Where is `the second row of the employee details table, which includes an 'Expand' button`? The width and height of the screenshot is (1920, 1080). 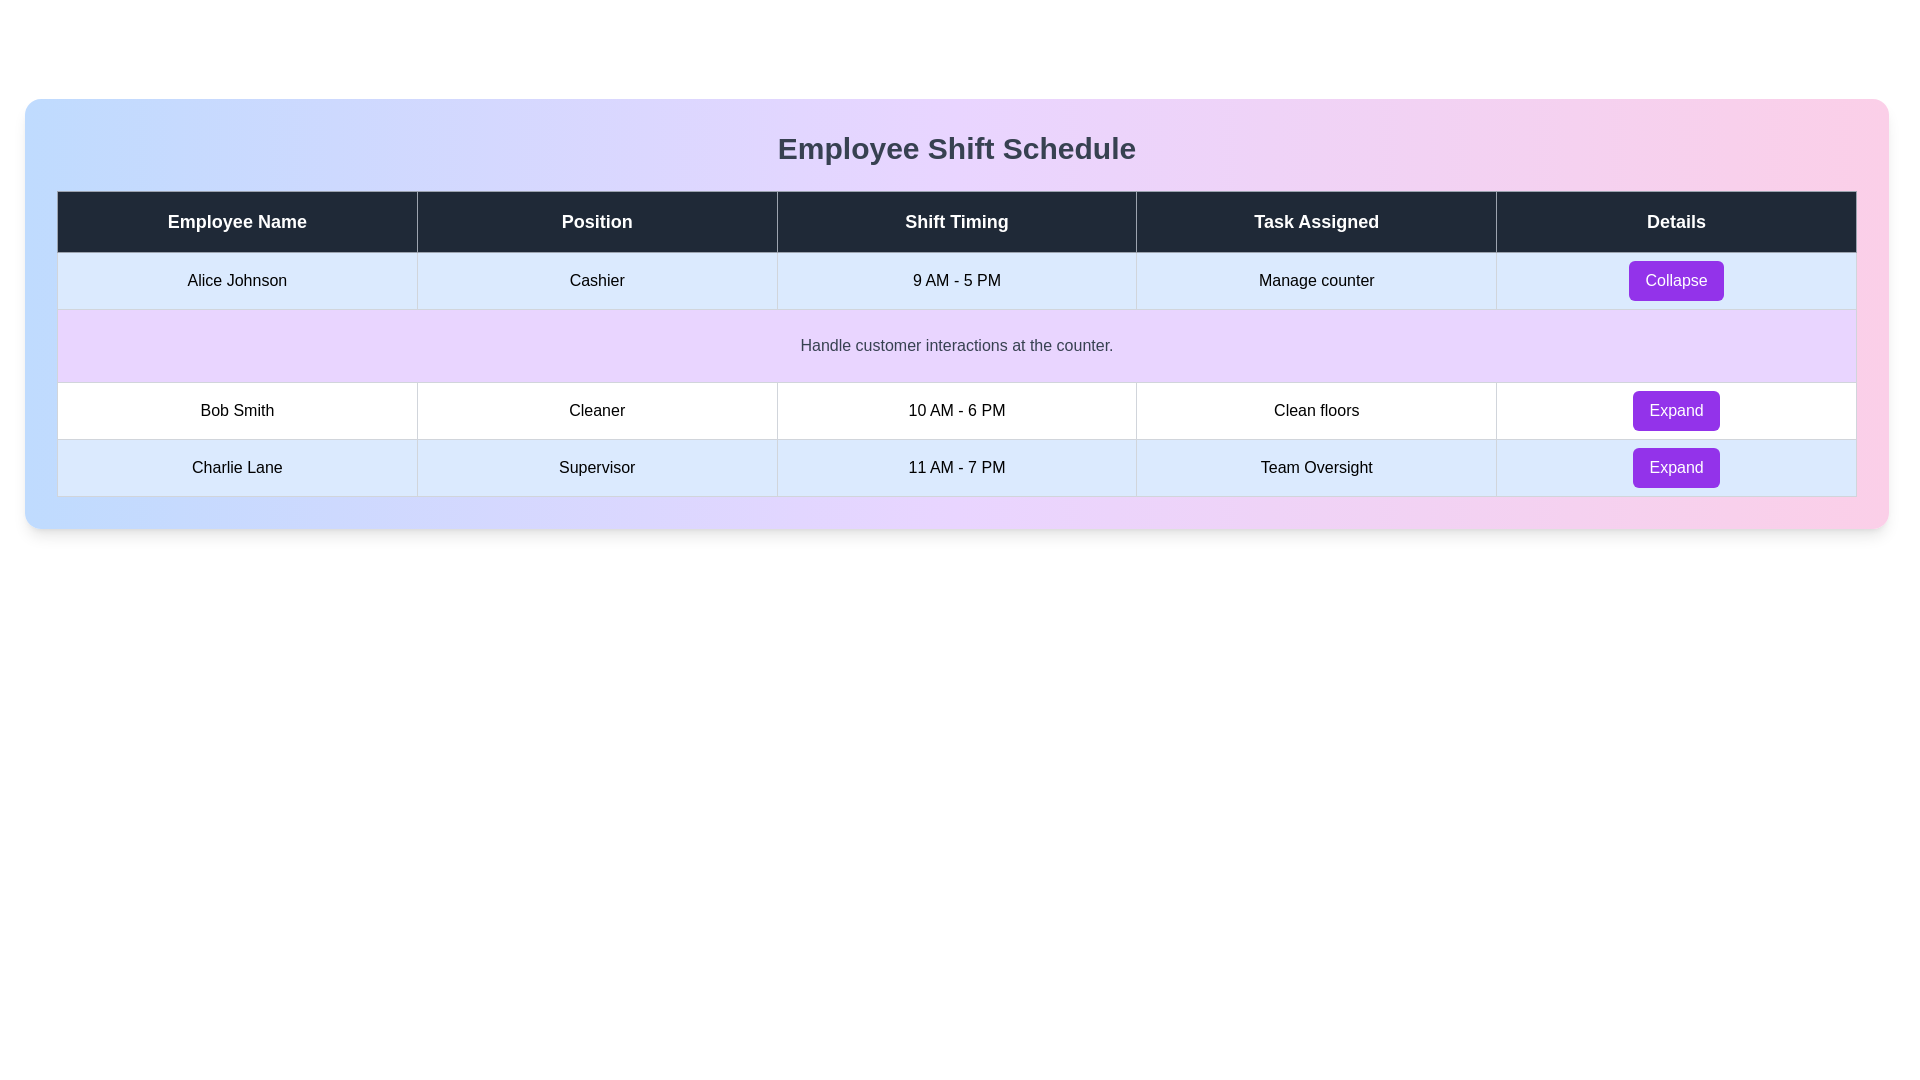
the second row of the employee details table, which includes an 'Expand' button is located at coordinates (955, 410).